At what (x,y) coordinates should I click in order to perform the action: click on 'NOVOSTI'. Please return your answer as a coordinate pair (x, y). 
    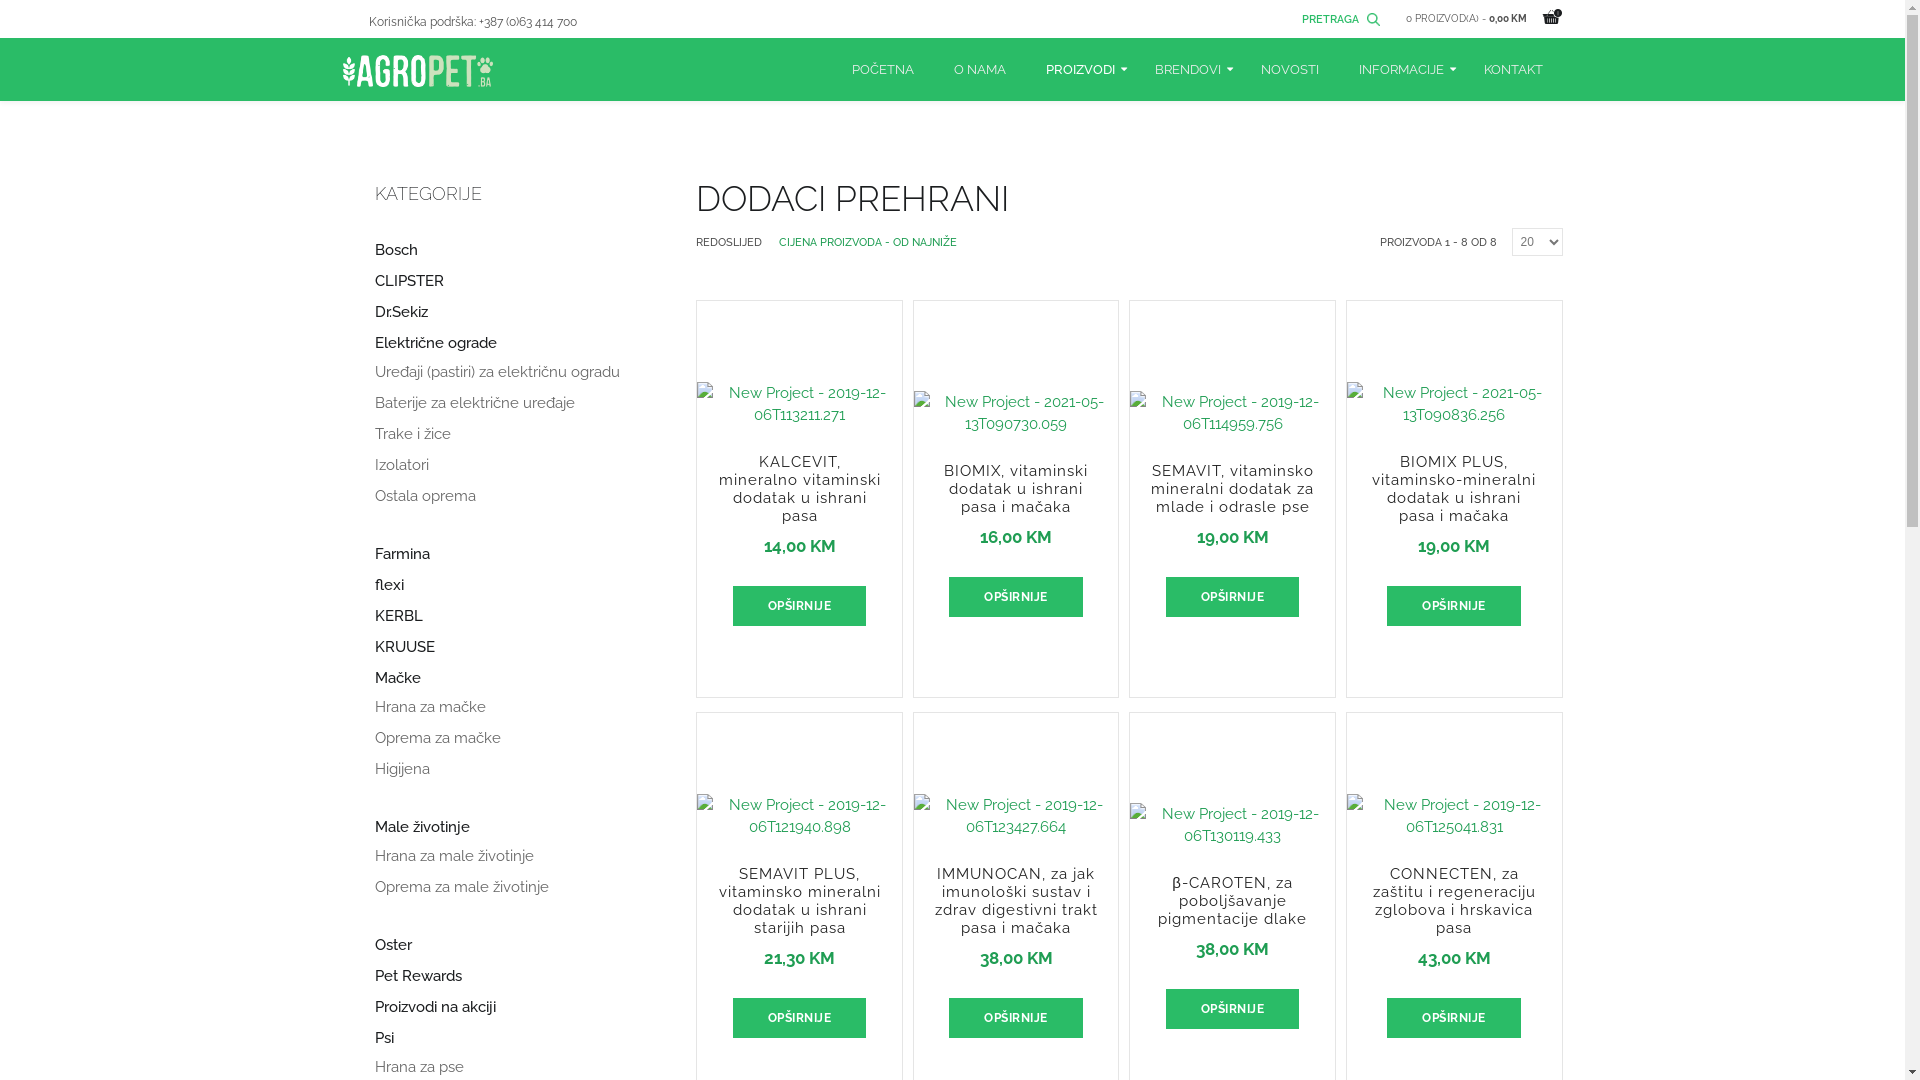
    Looking at the image, I should click on (1238, 68).